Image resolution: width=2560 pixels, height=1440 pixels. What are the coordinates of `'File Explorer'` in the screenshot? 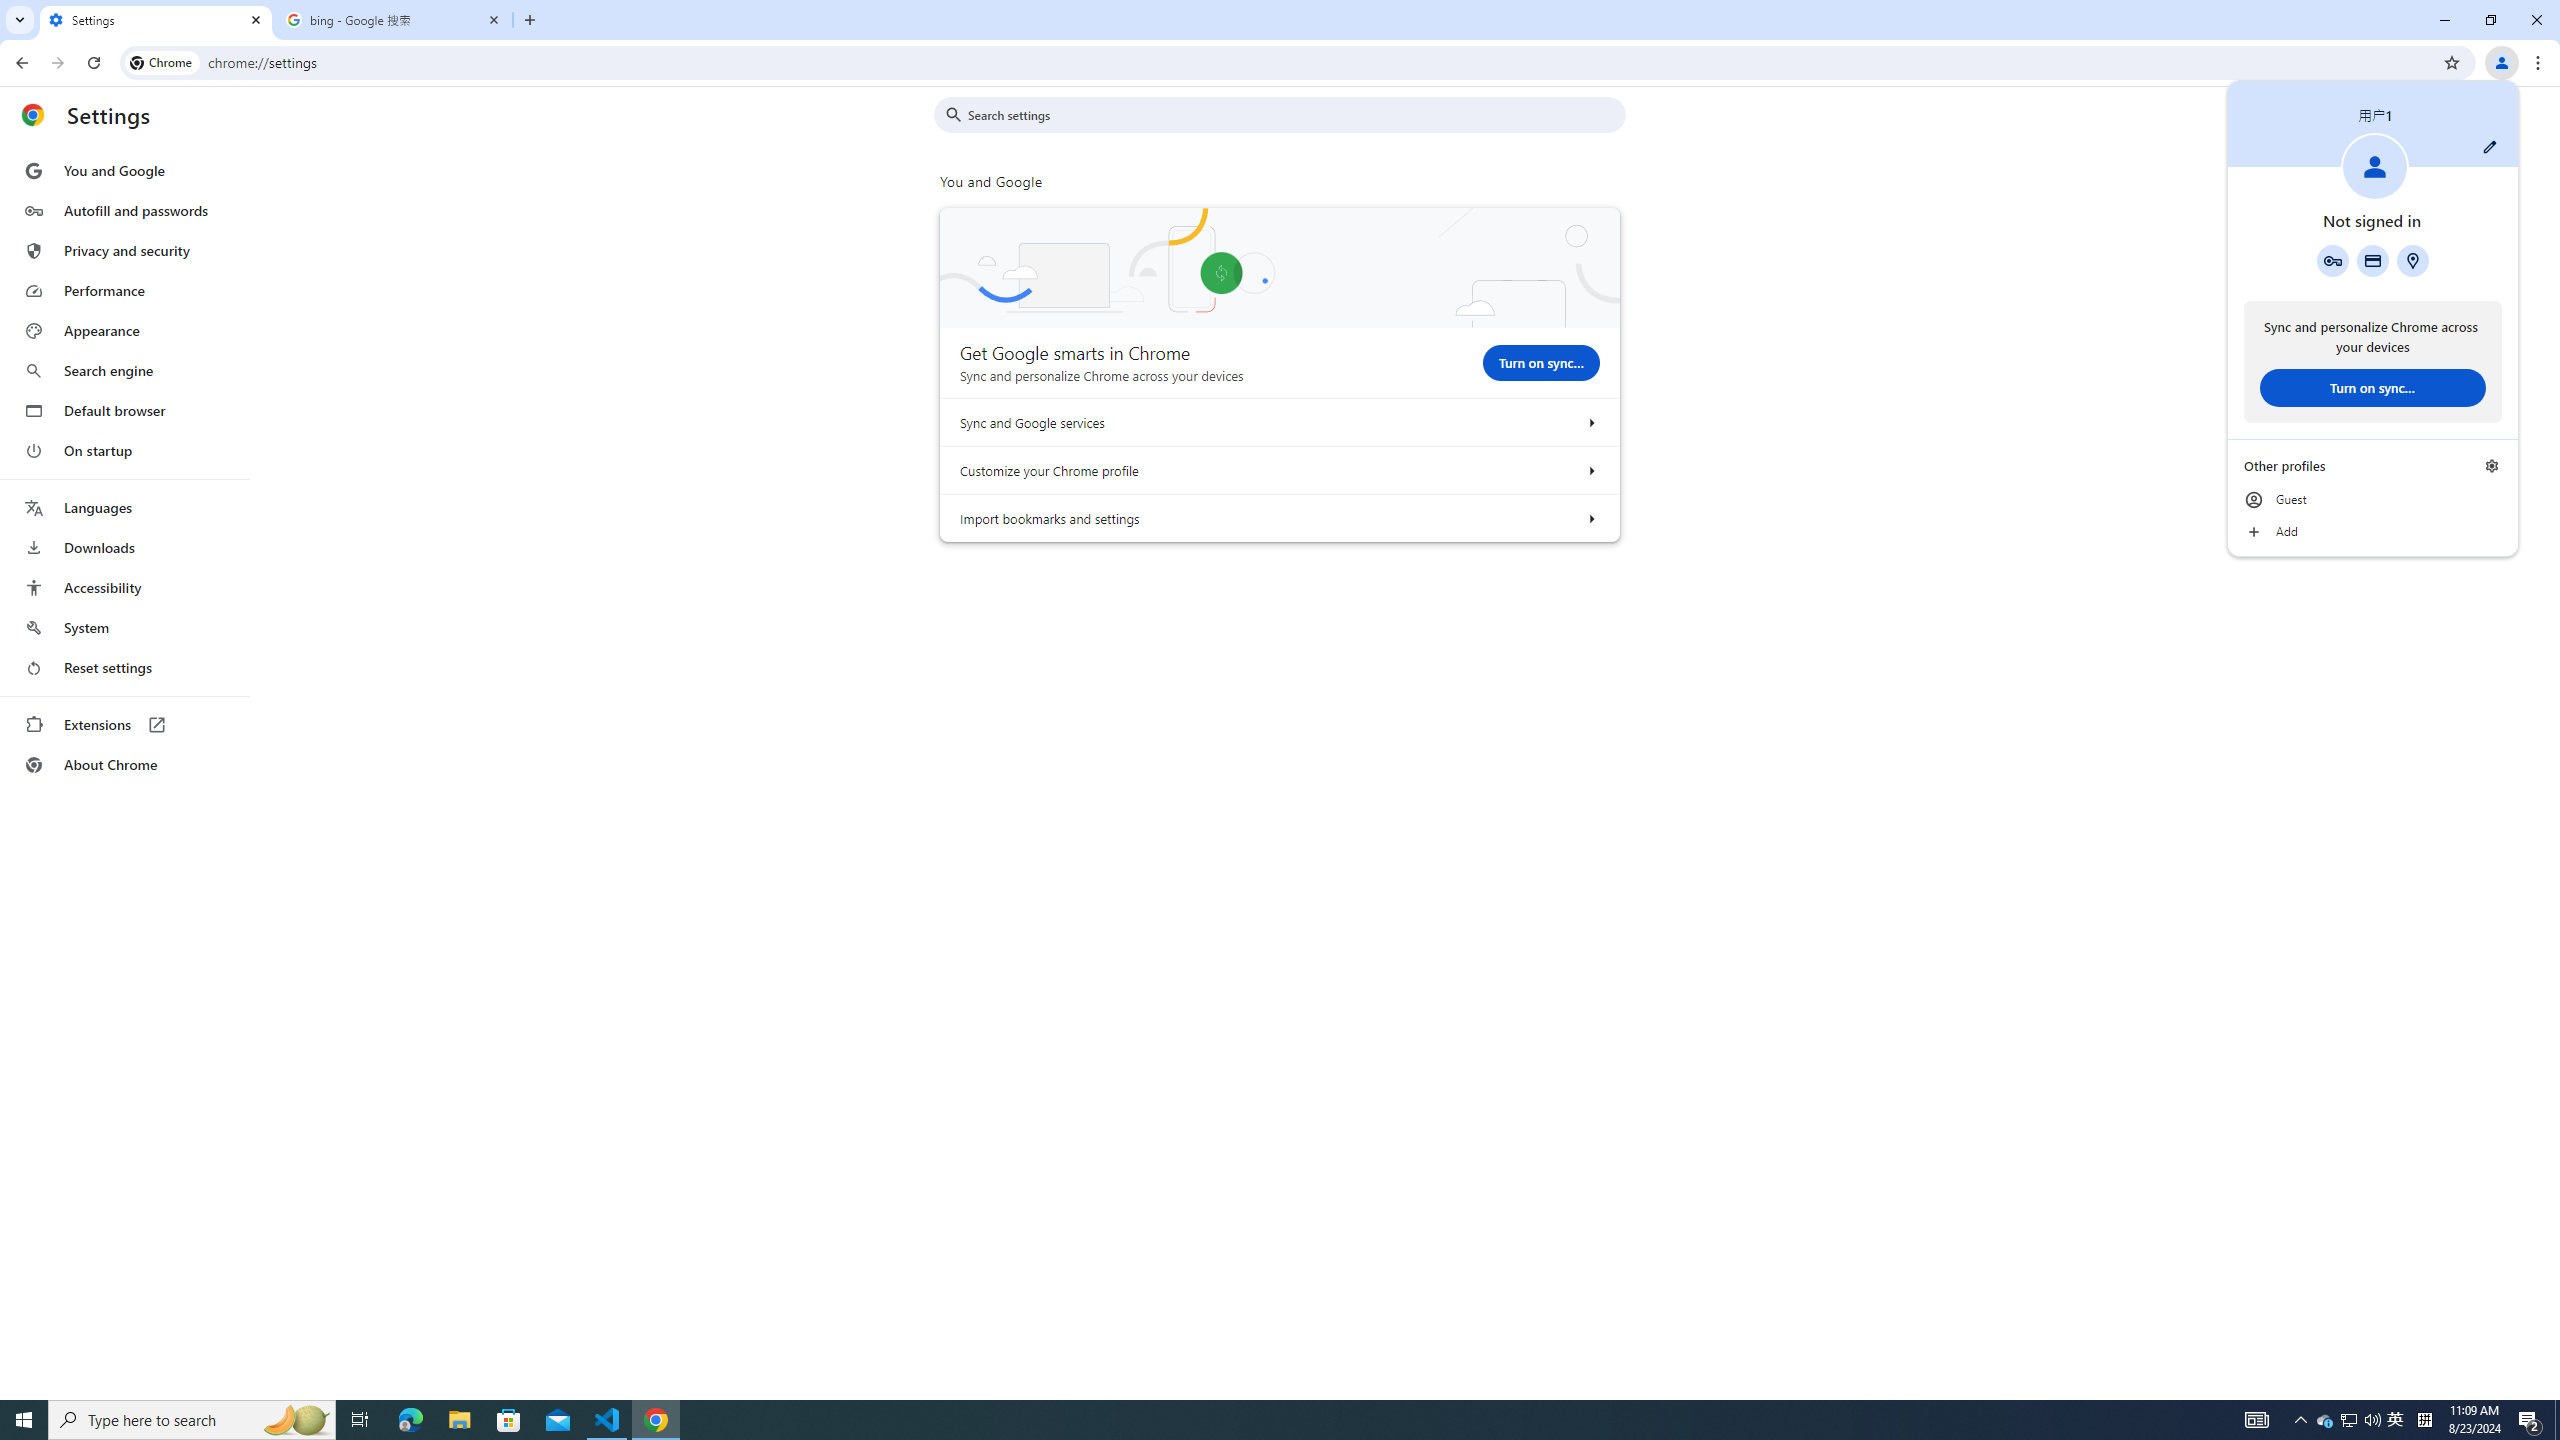 It's located at (458, 1418).